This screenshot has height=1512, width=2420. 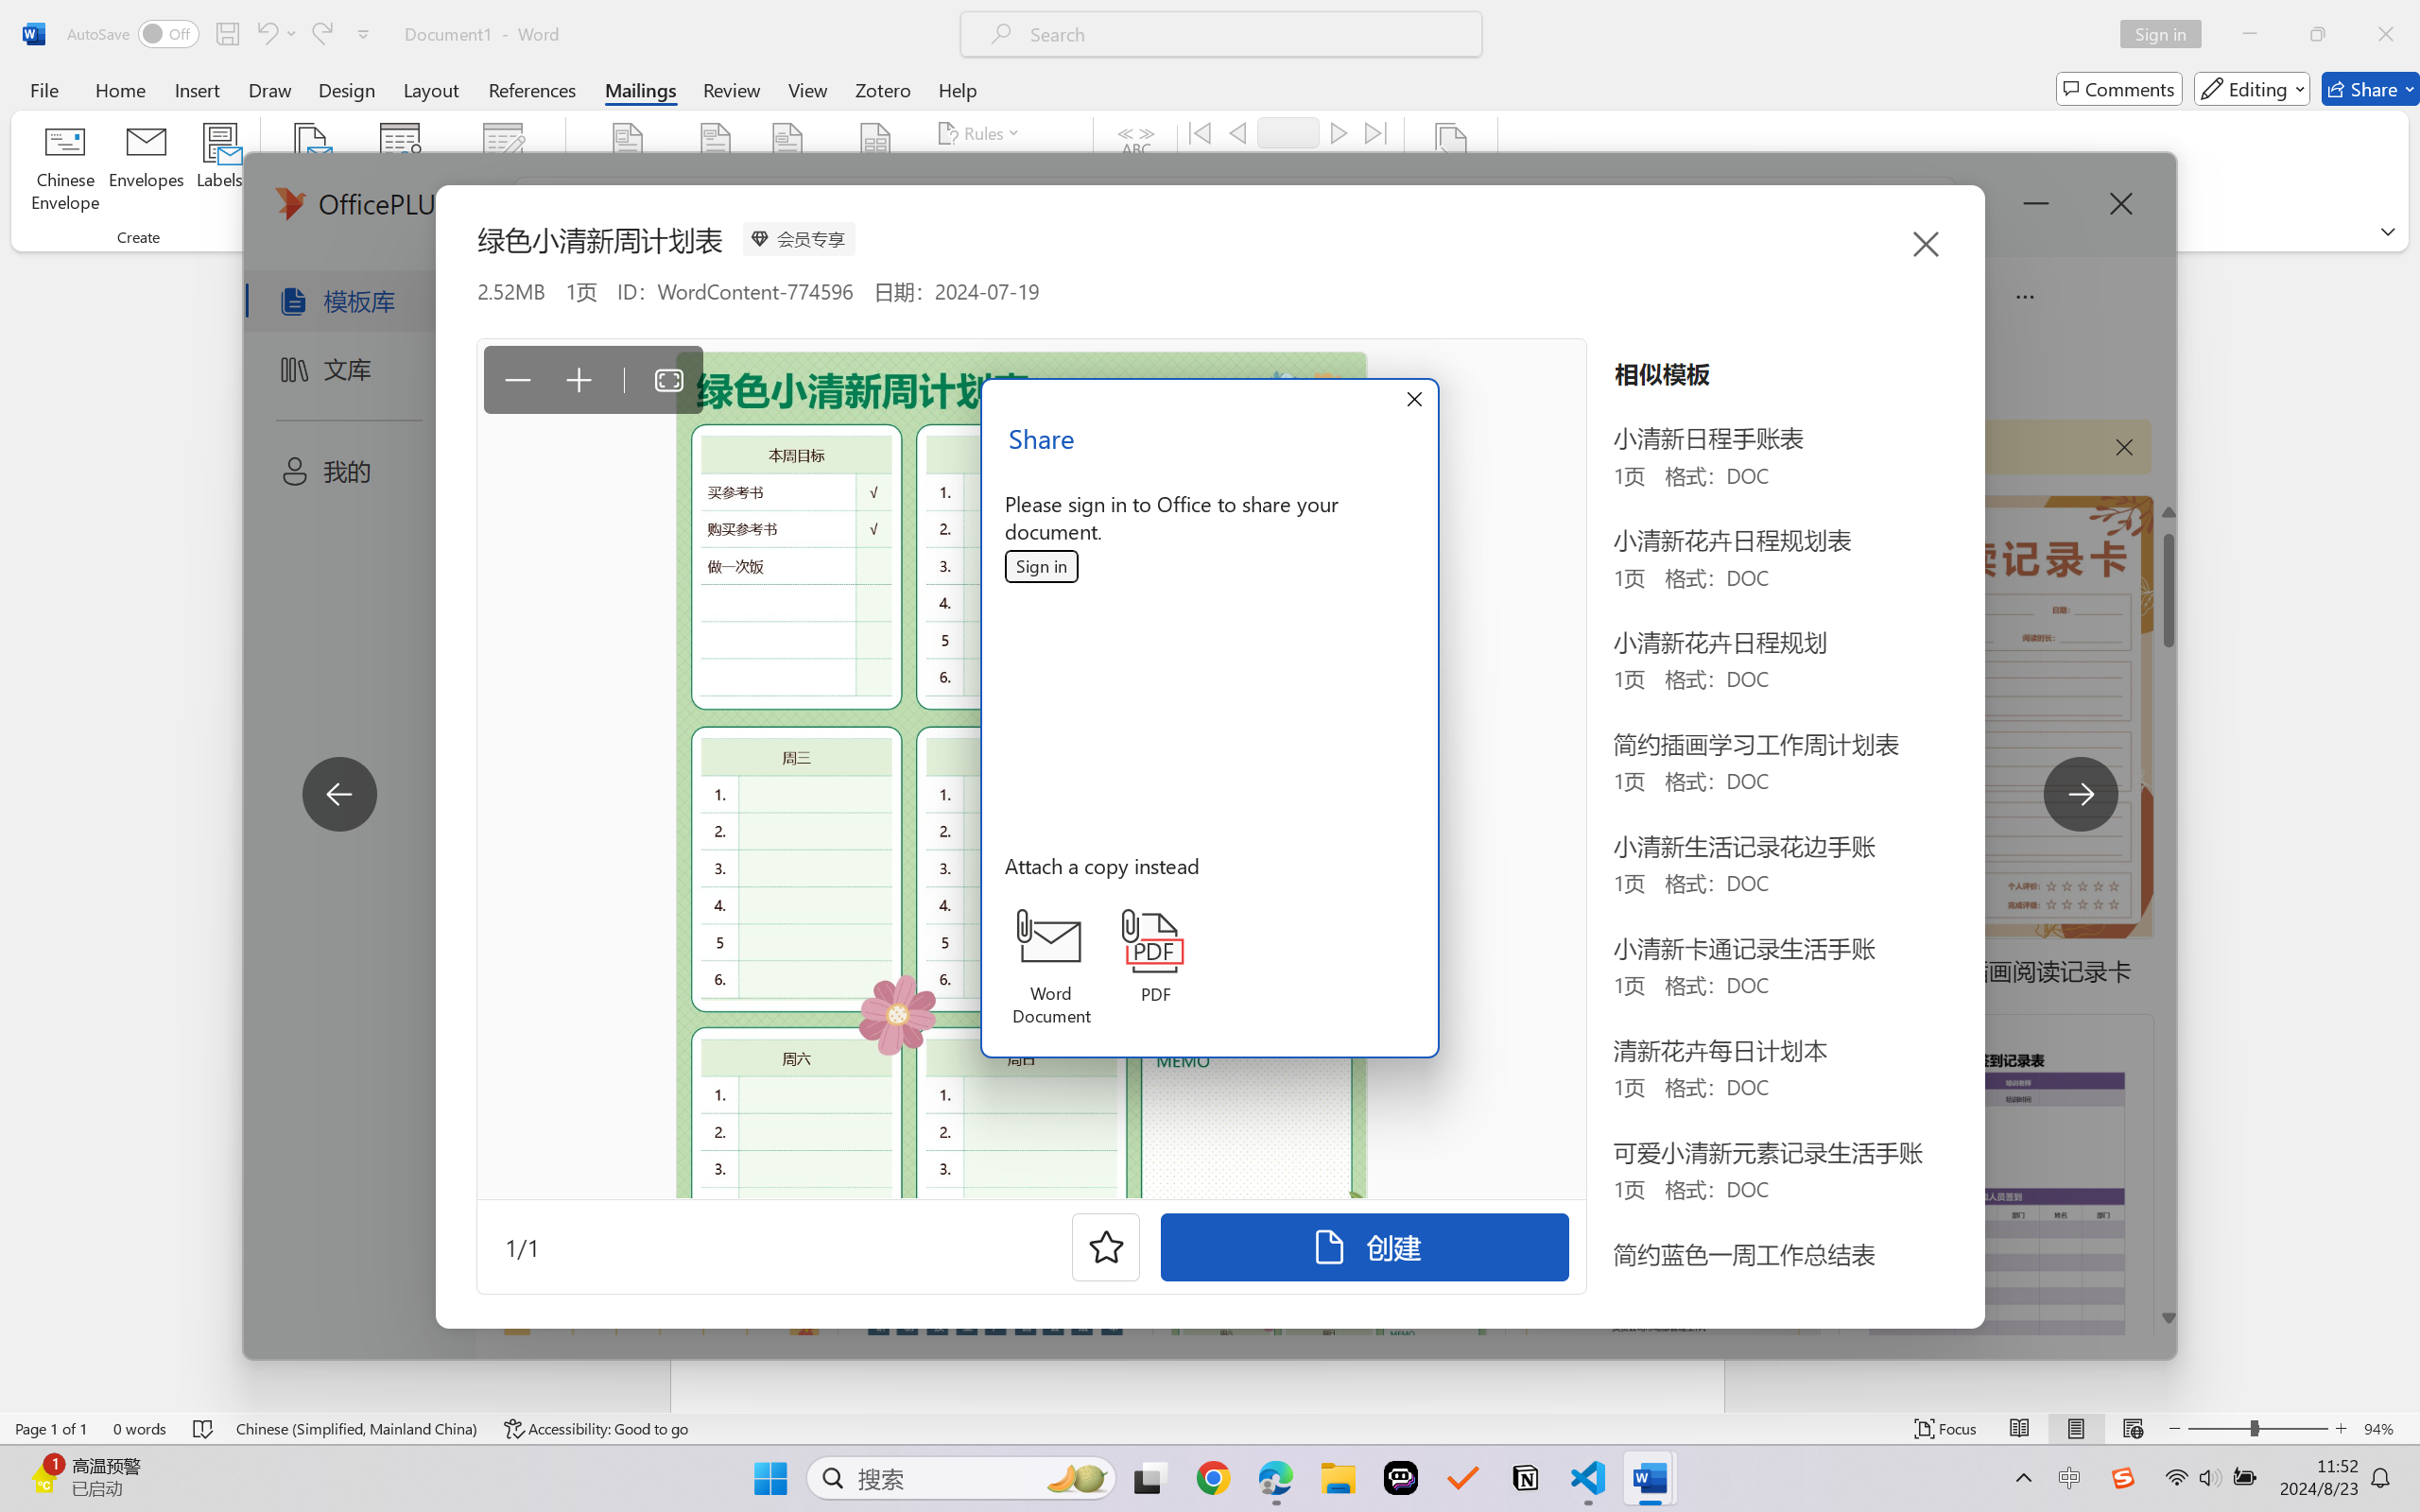 What do you see at coordinates (274, 33) in the screenshot?
I see `'Undo Apply Quick Style Set'` at bounding box center [274, 33].